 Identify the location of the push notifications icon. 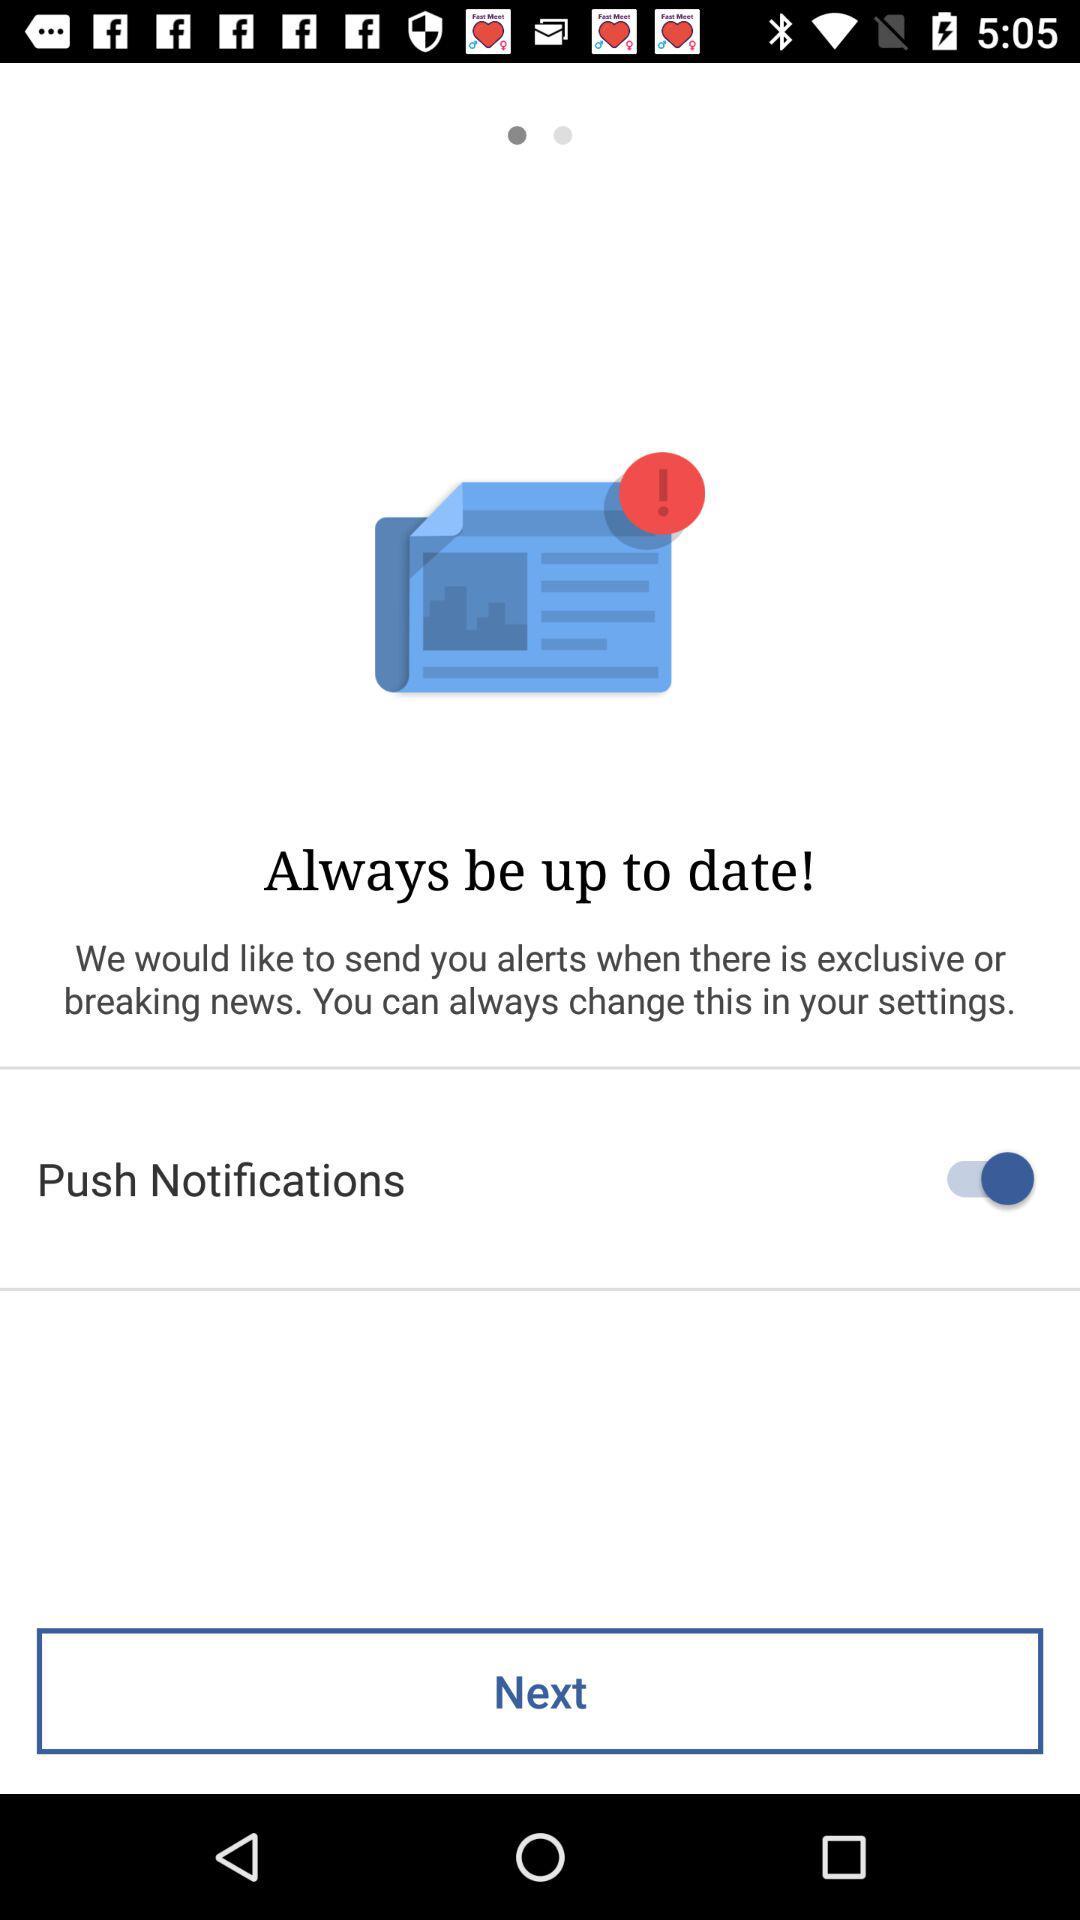
(540, 1178).